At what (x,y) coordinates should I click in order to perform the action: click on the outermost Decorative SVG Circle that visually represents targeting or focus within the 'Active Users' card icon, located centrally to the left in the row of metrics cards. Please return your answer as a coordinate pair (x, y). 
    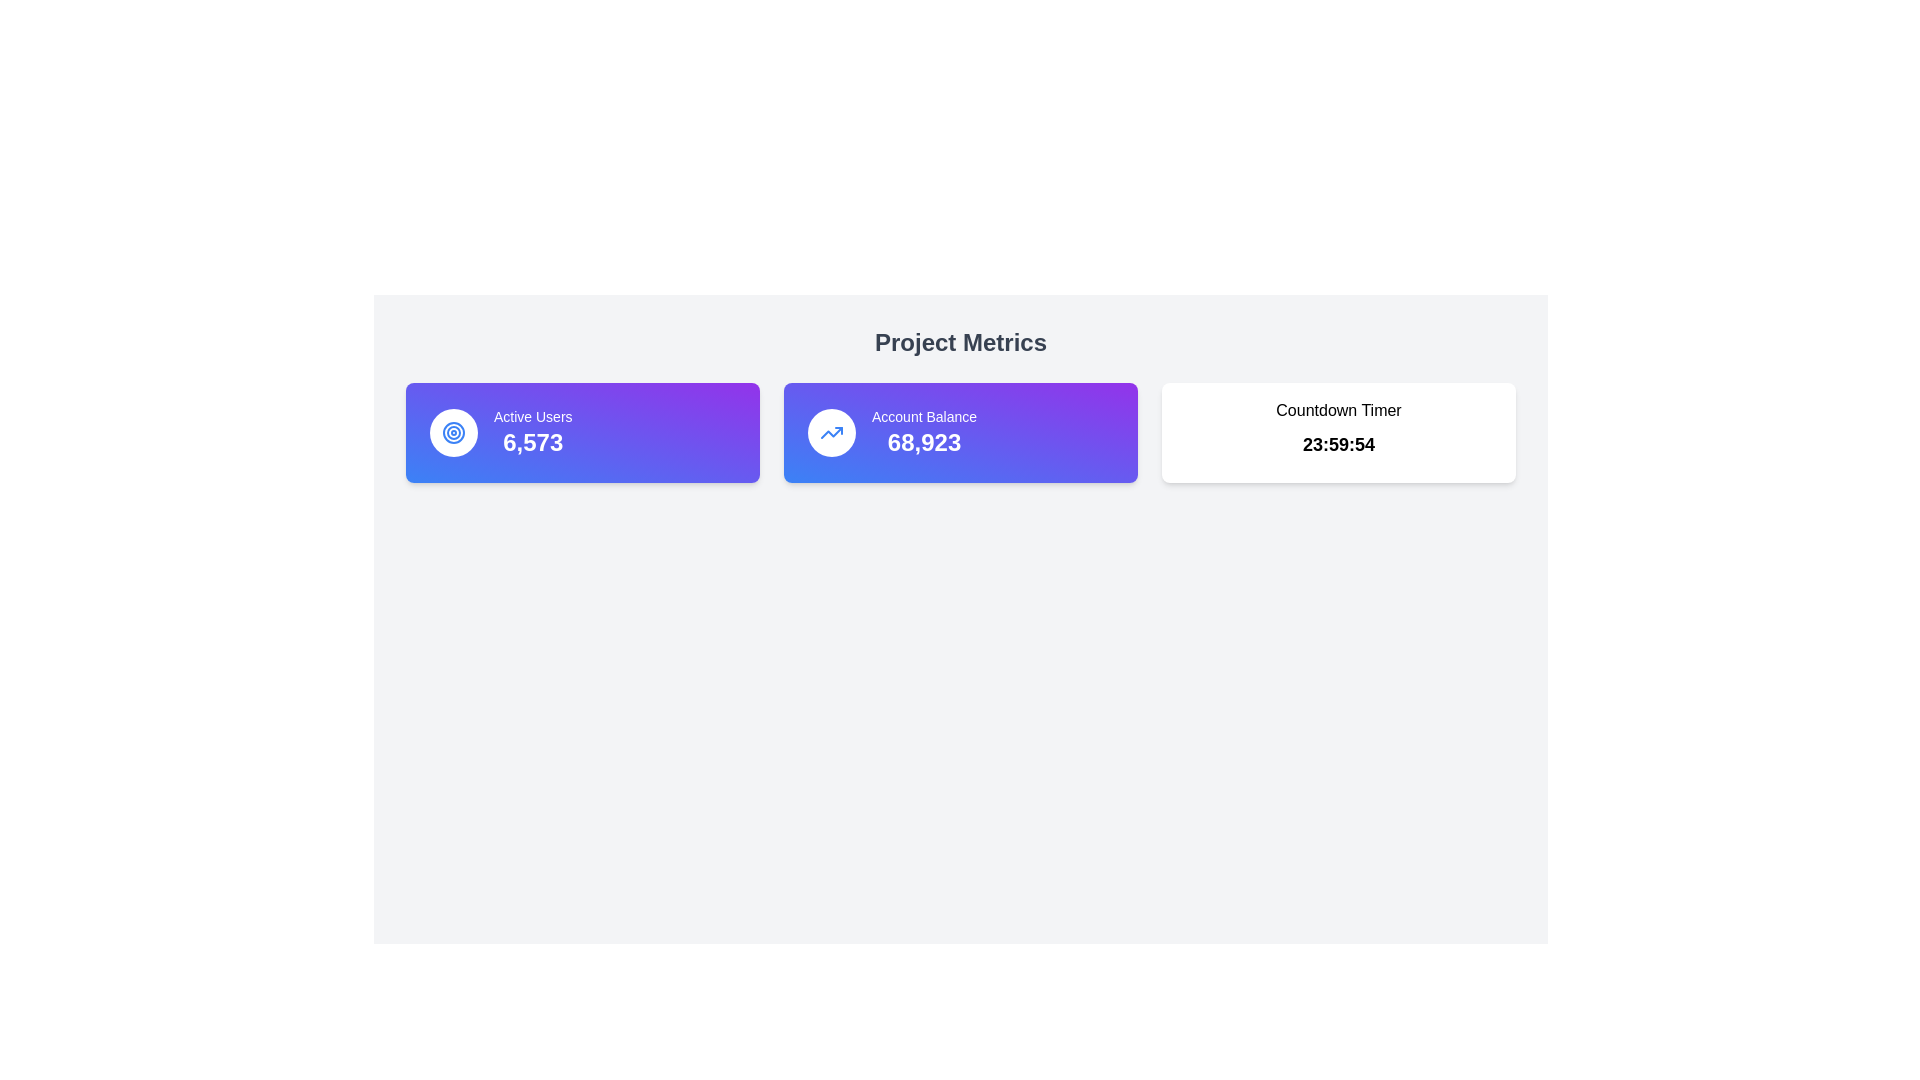
    Looking at the image, I should click on (453, 431).